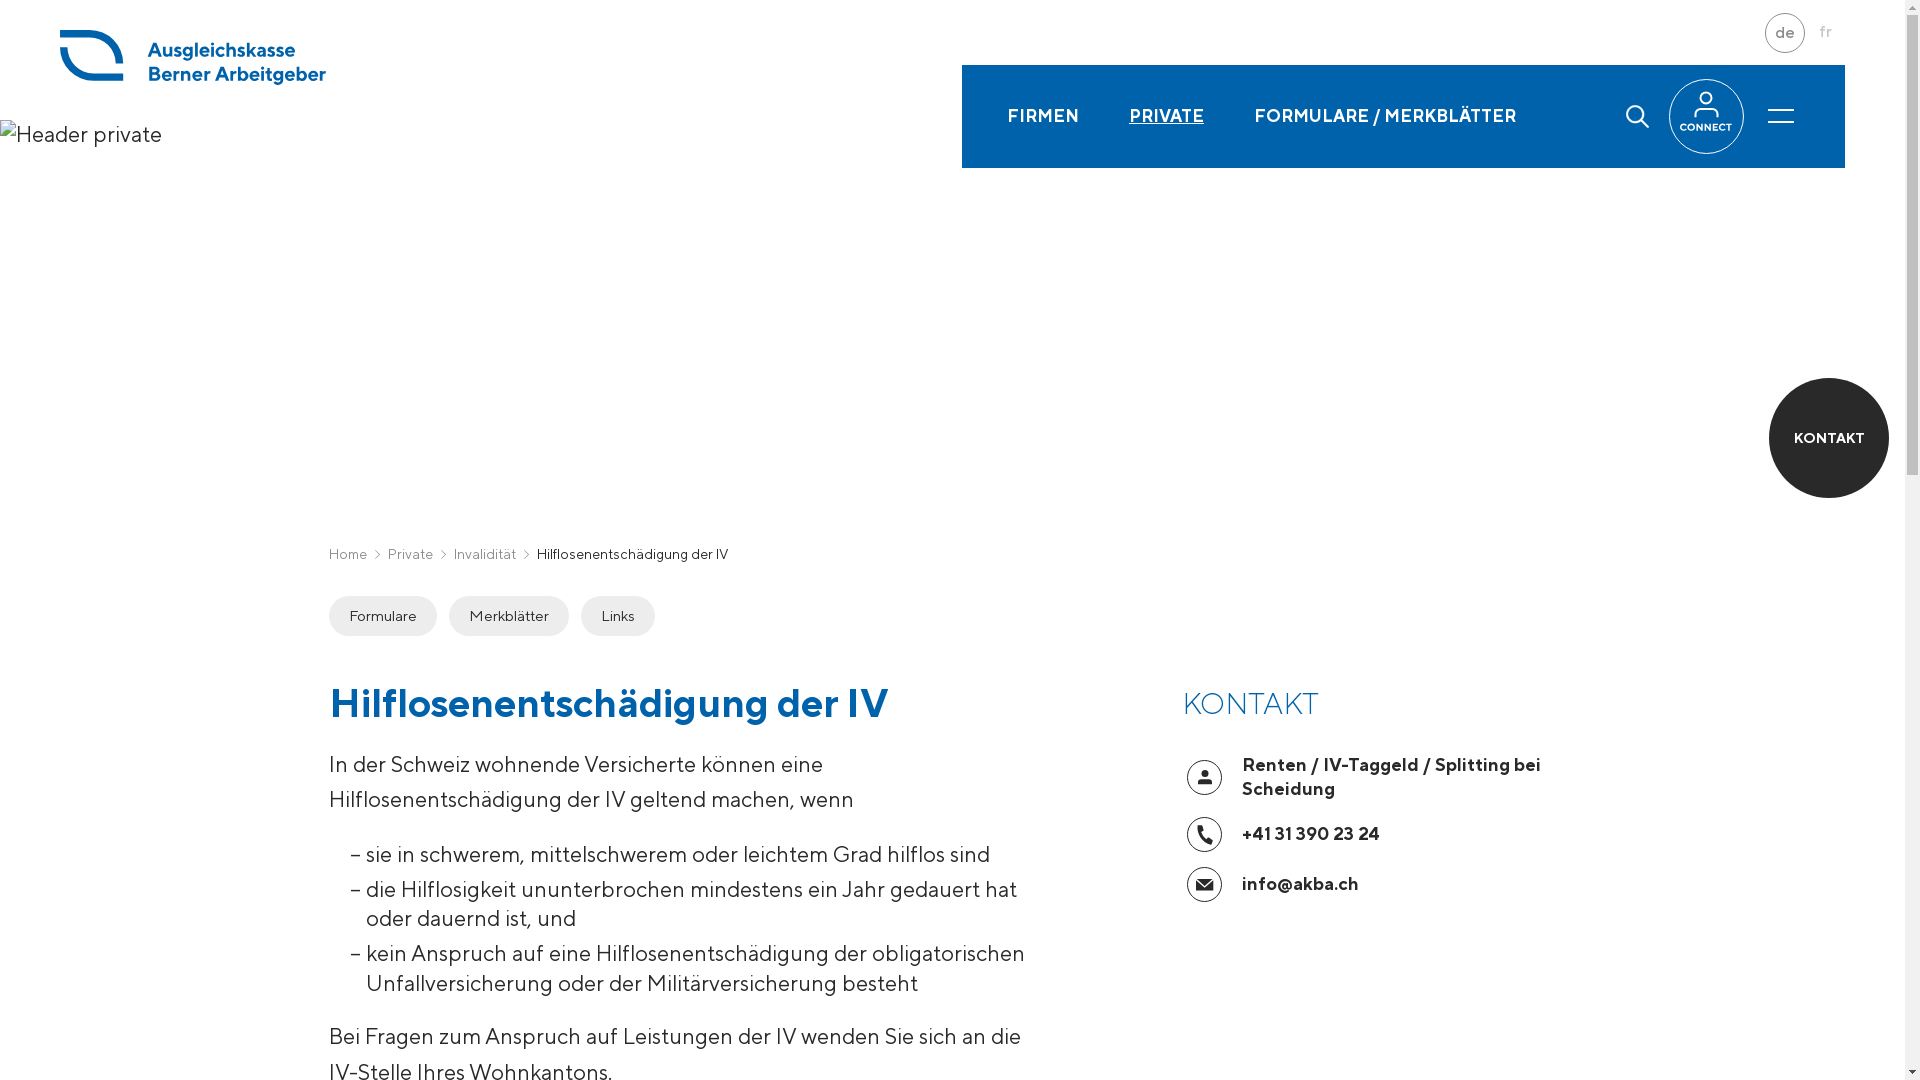  Describe the element at coordinates (1824, 33) in the screenshot. I see `'fr'` at that location.